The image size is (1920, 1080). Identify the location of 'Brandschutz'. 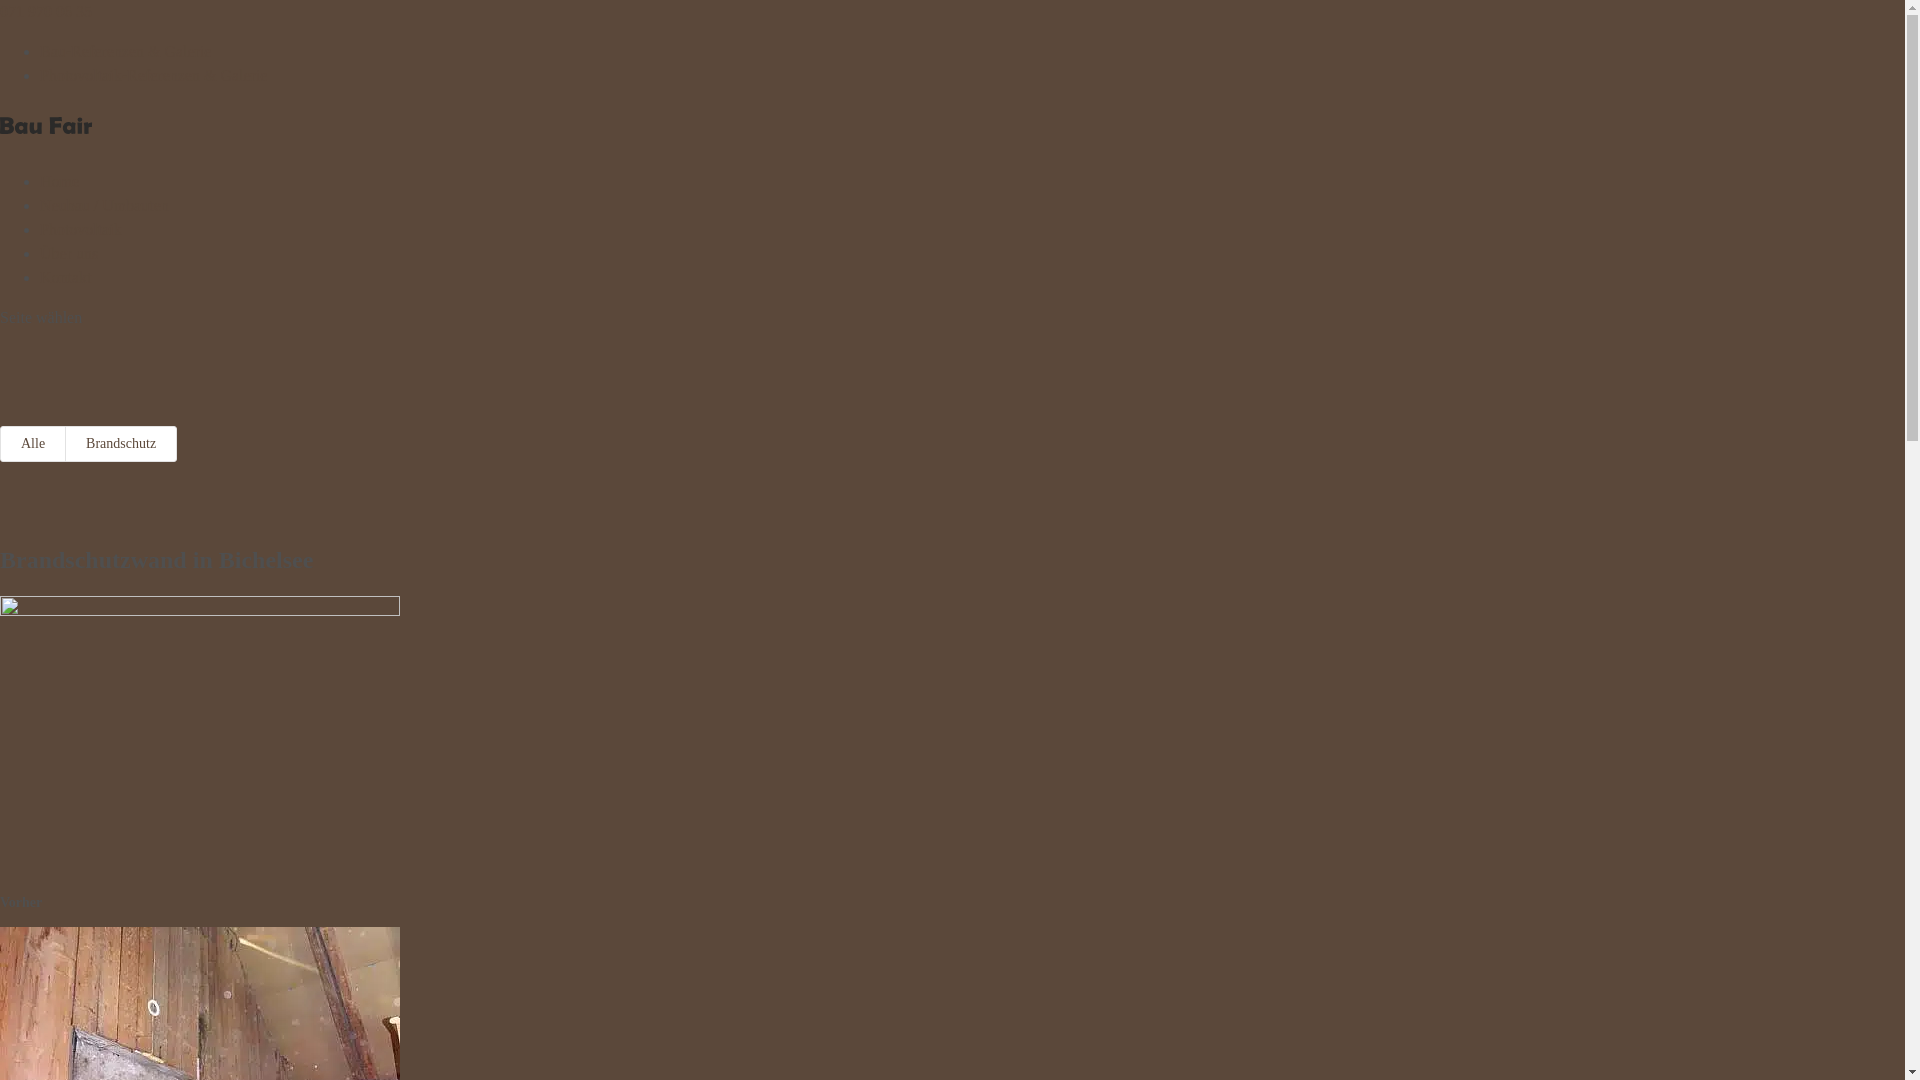
(119, 442).